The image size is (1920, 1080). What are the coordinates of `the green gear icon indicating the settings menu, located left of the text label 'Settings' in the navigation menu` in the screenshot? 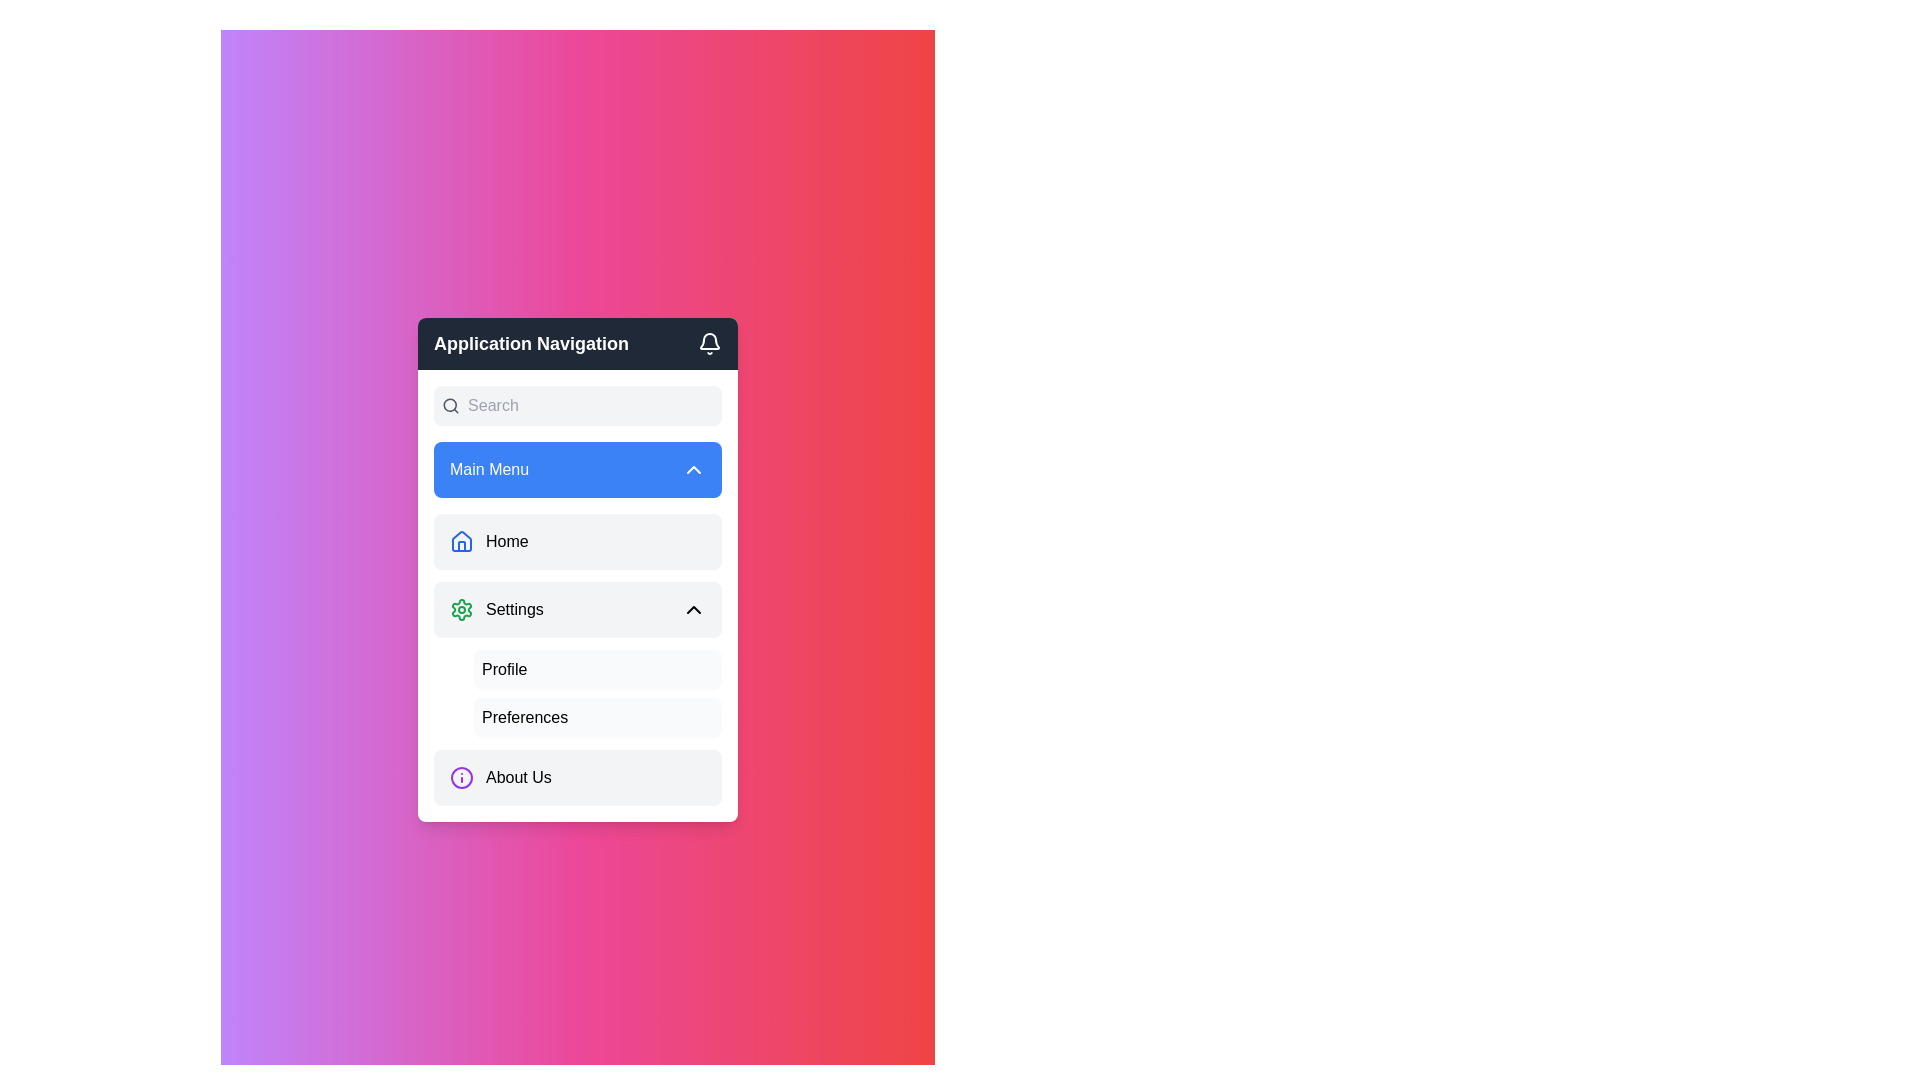 It's located at (460, 608).